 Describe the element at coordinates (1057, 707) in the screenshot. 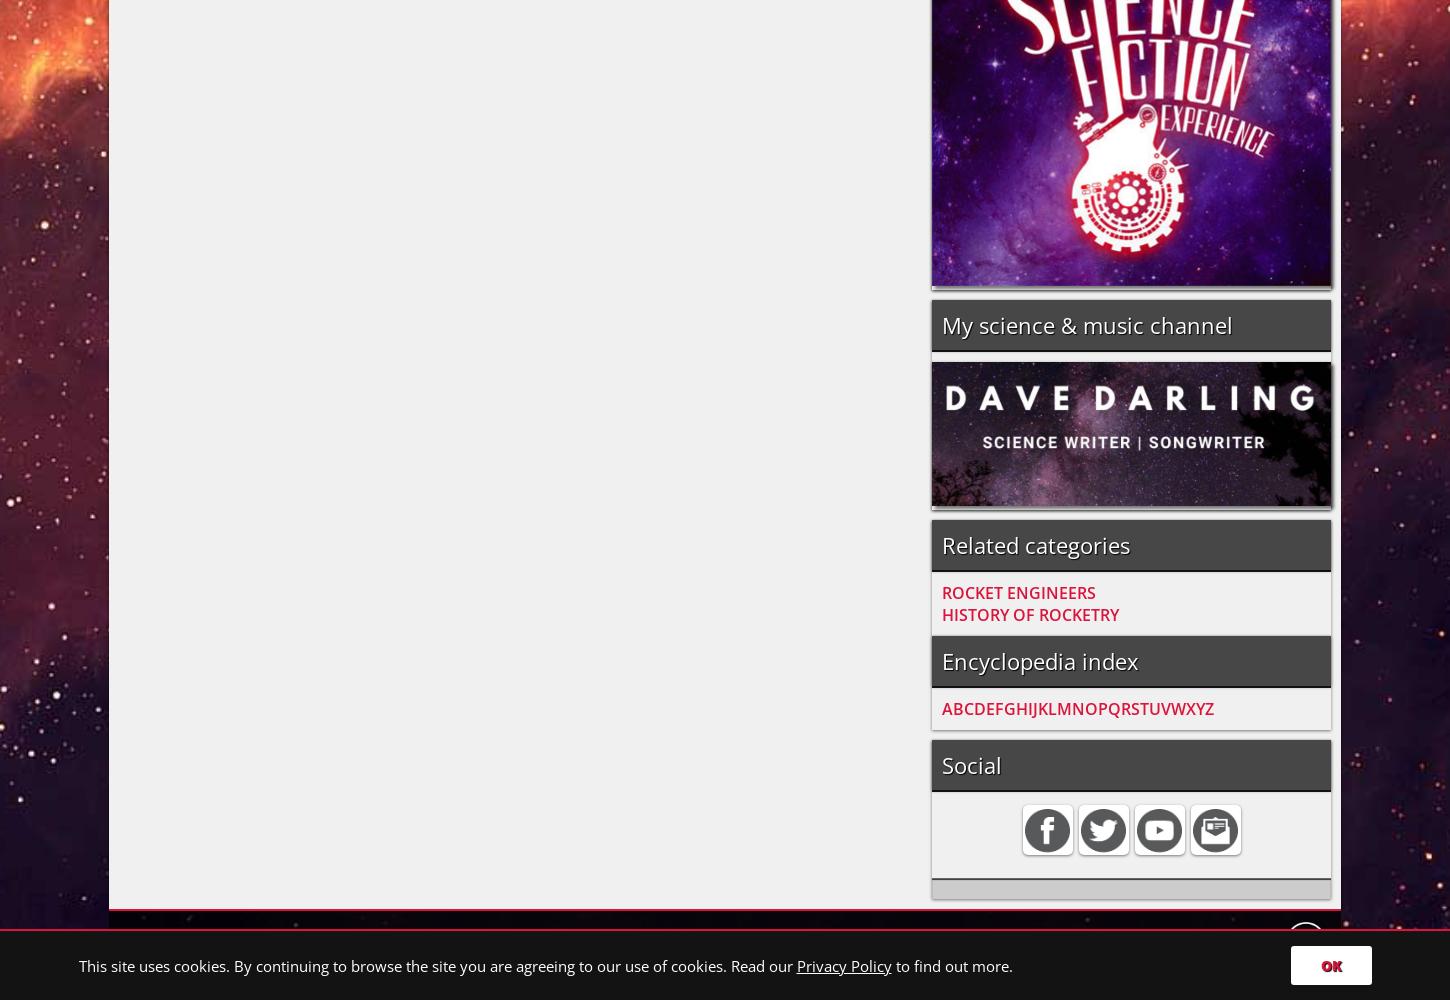

I see `'M'` at that location.